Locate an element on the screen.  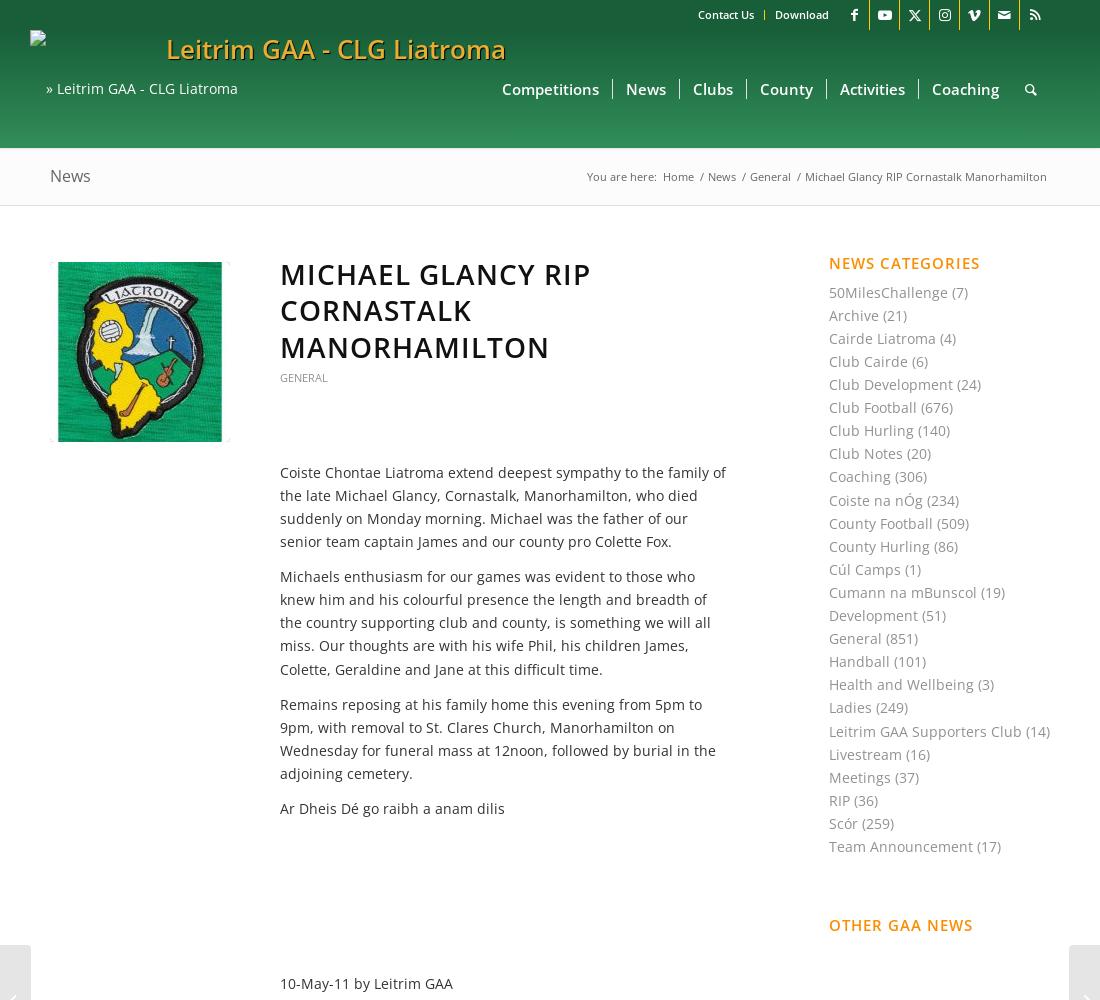
'(36)' is located at coordinates (863, 799).